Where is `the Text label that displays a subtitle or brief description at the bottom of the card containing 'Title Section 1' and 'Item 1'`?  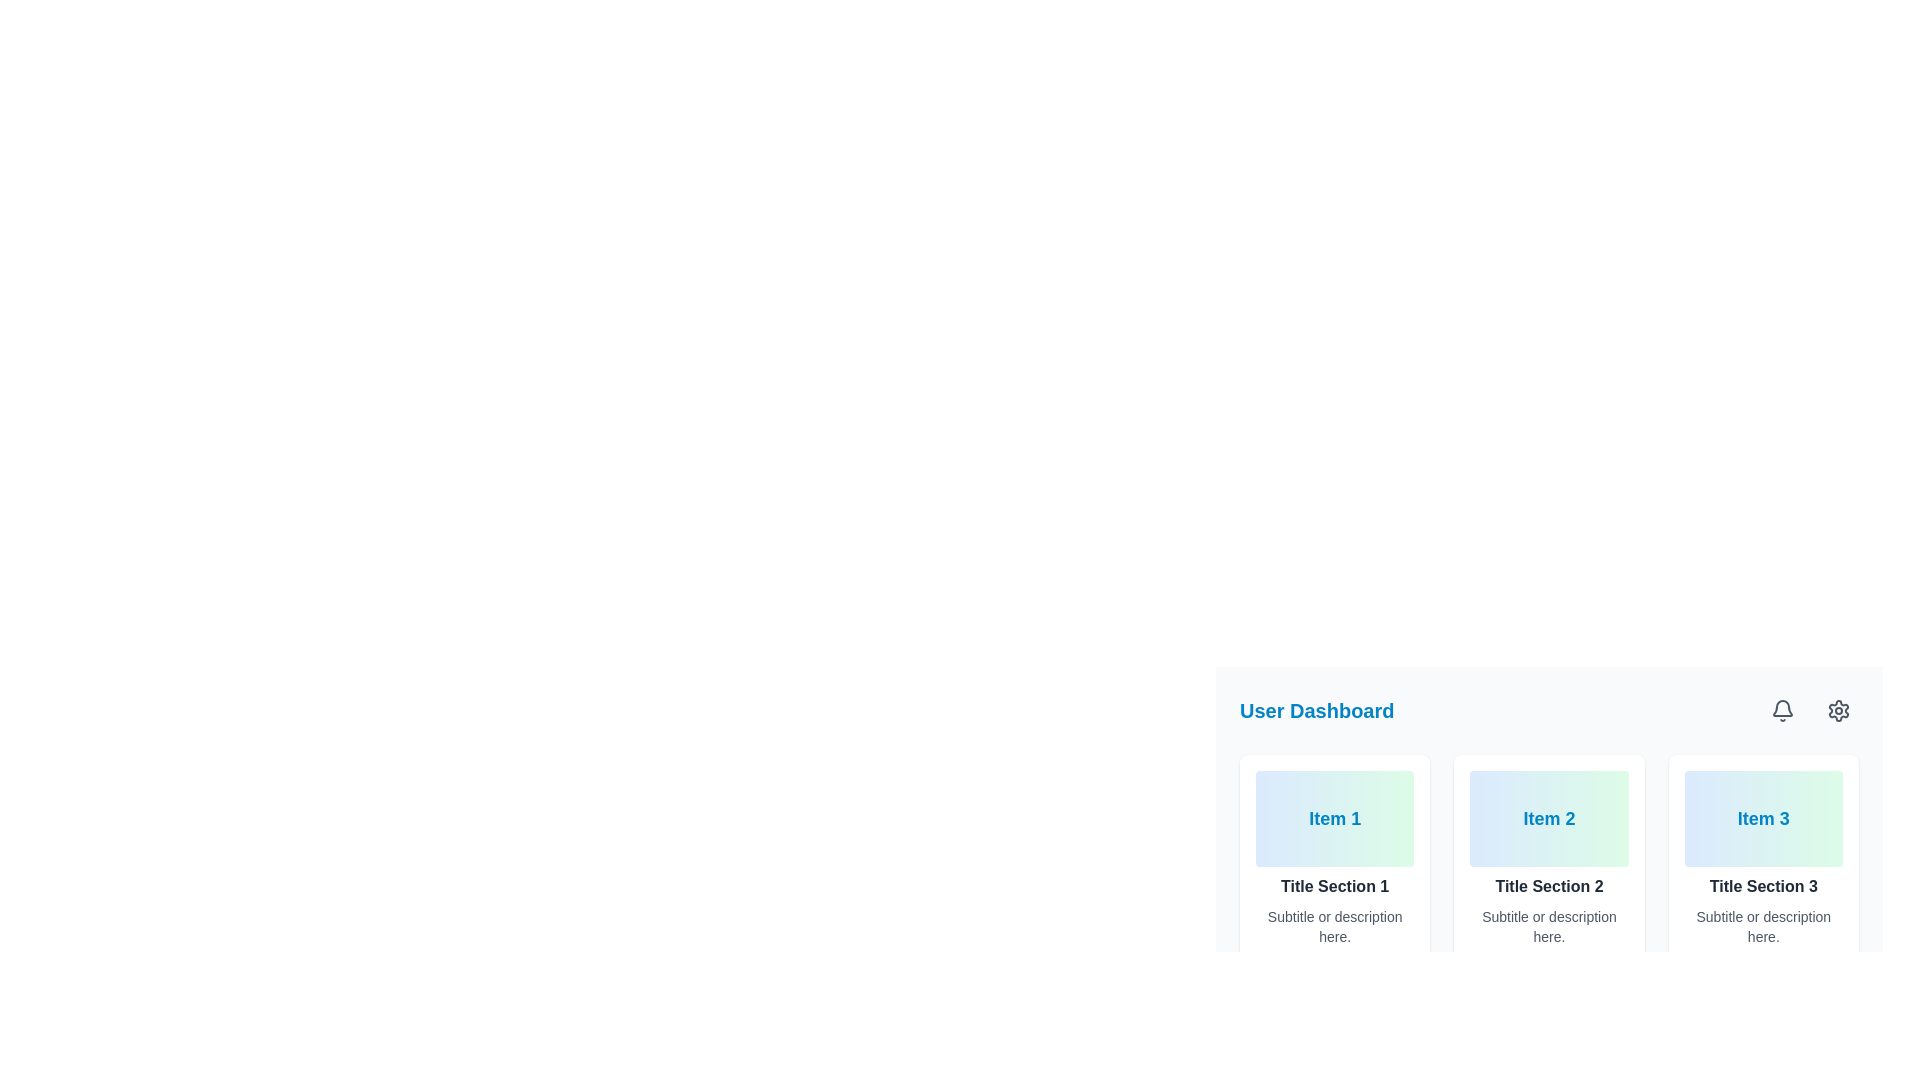 the Text label that displays a subtitle or brief description at the bottom of the card containing 'Title Section 1' and 'Item 1' is located at coordinates (1335, 926).